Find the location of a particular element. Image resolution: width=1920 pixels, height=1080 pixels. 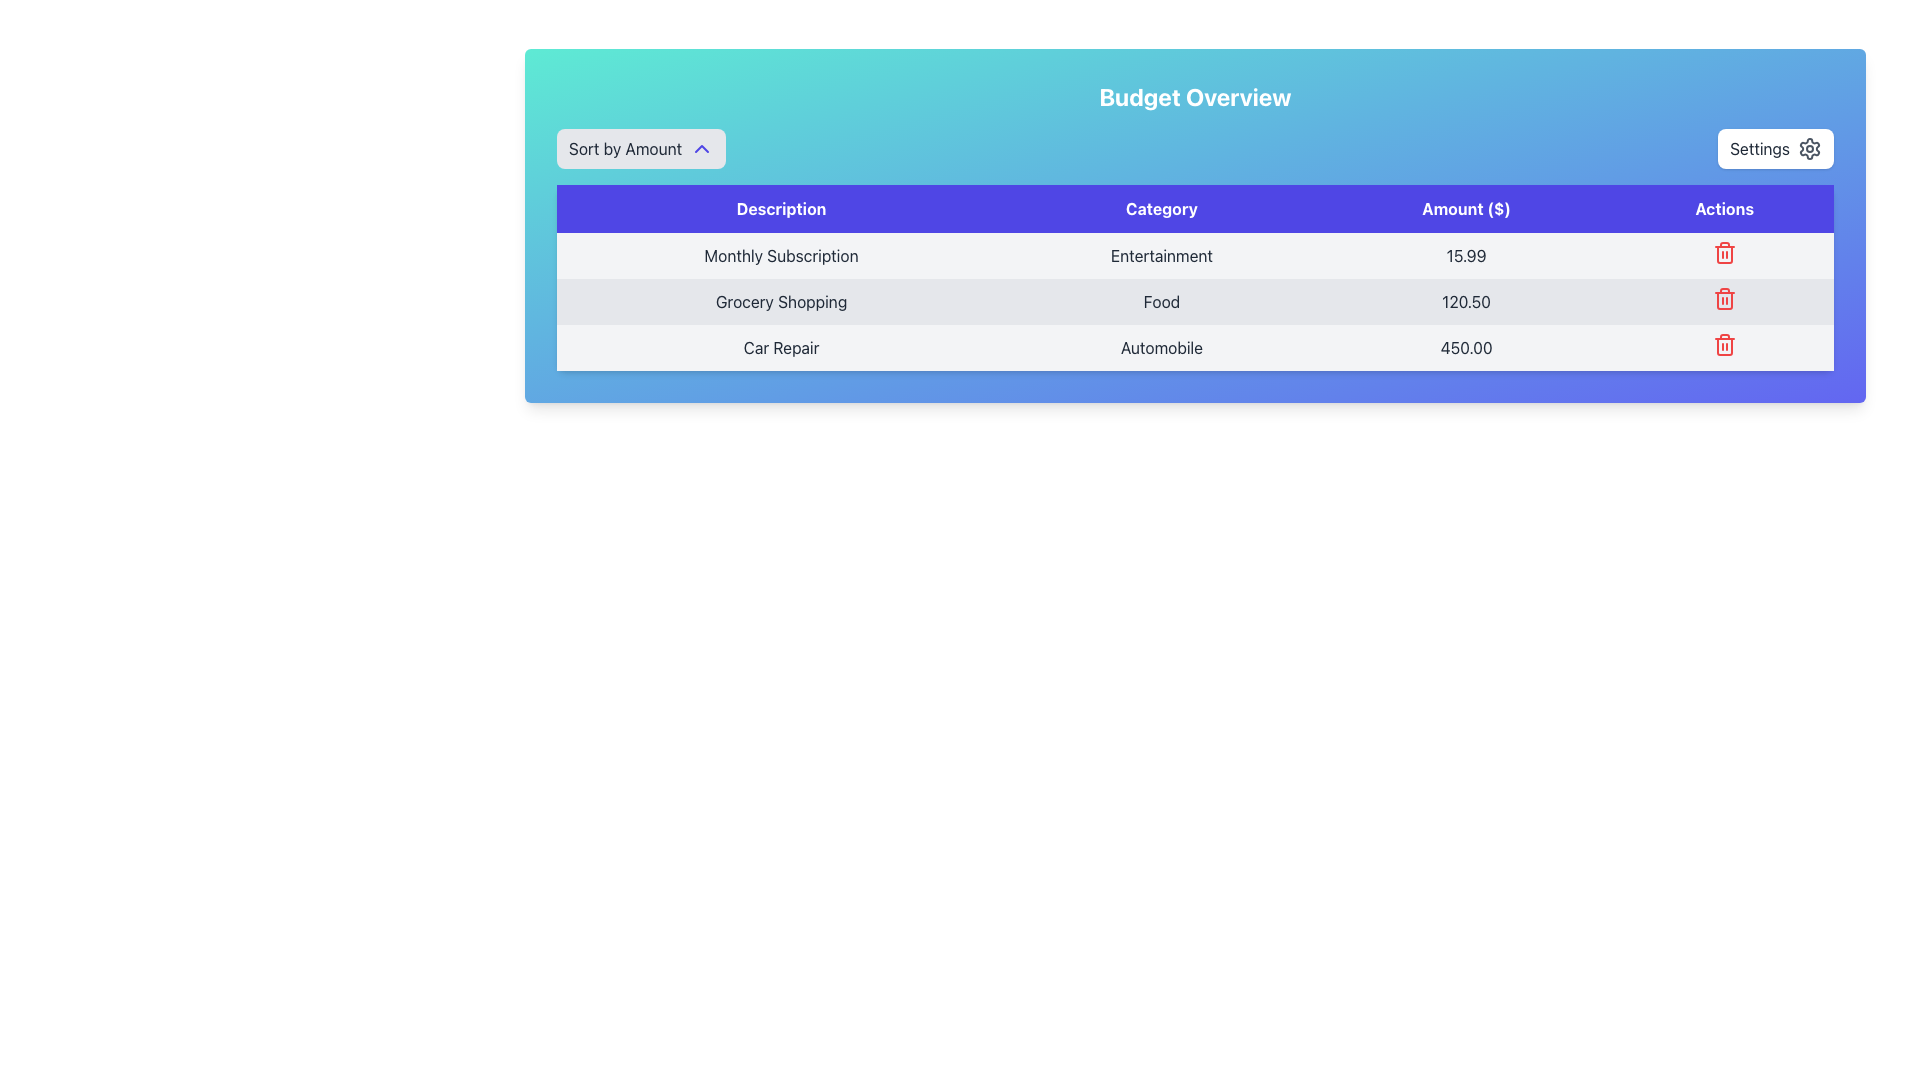

text displayed in the 'Grocery Shopping' Text element located in the second row of the table under the 'Description' column is located at coordinates (780, 301).